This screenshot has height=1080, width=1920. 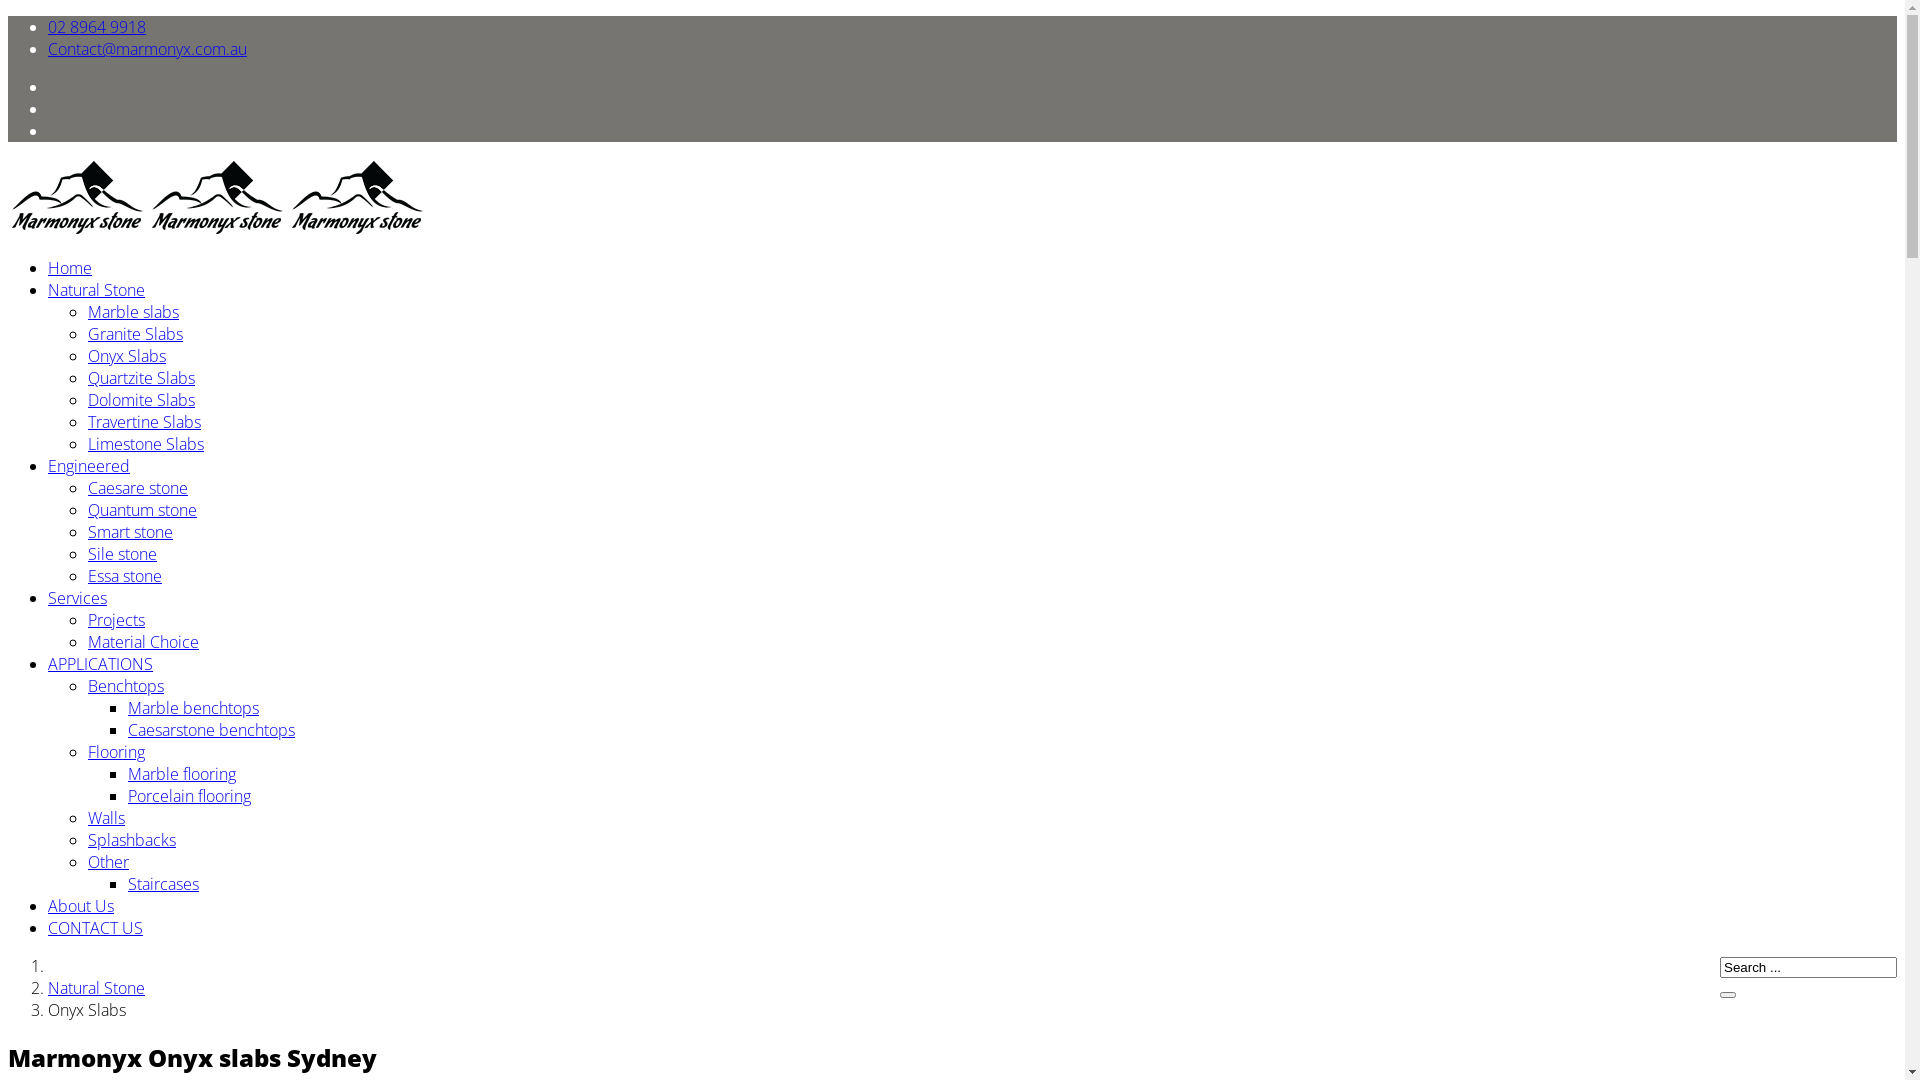 I want to click on 'Contact@marmonyx.com.au', so click(x=146, y=48).